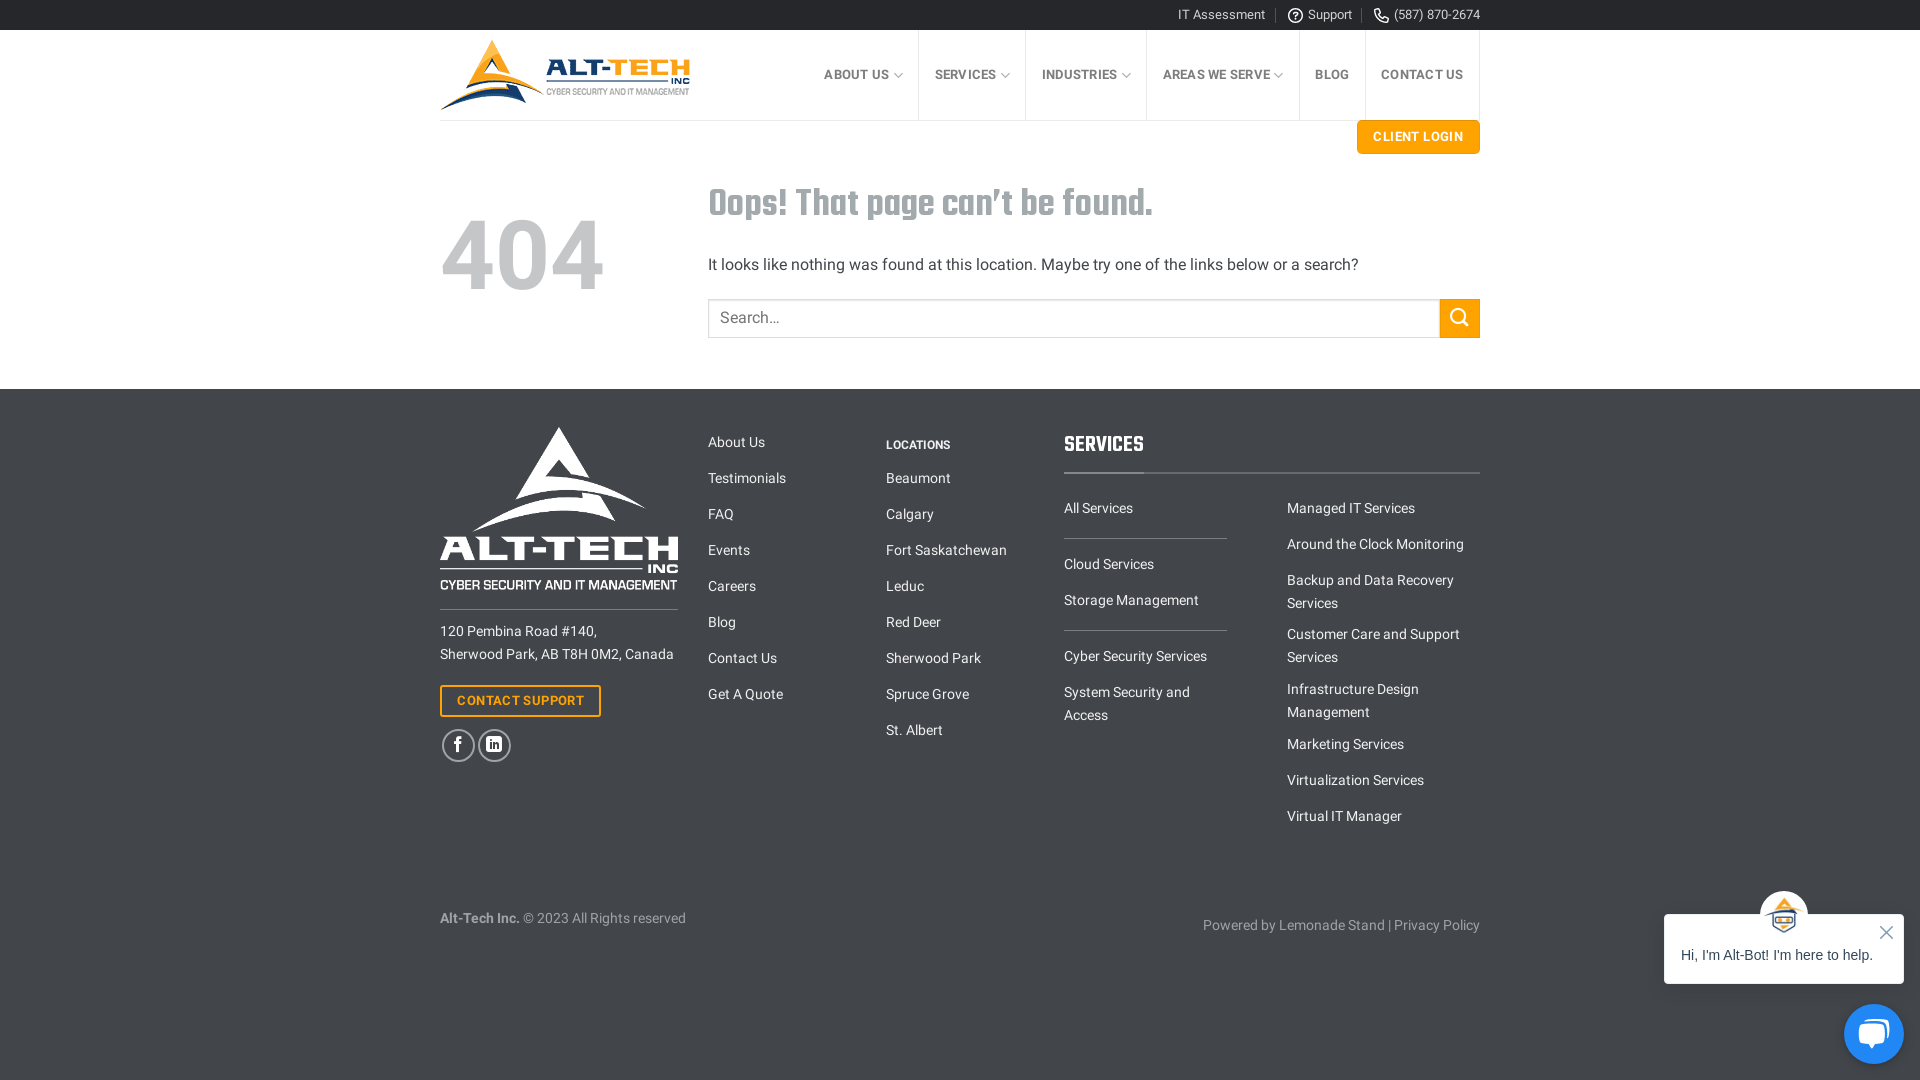 The image size is (1920, 1080). I want to click on 'Calgary', so click(960, 515).